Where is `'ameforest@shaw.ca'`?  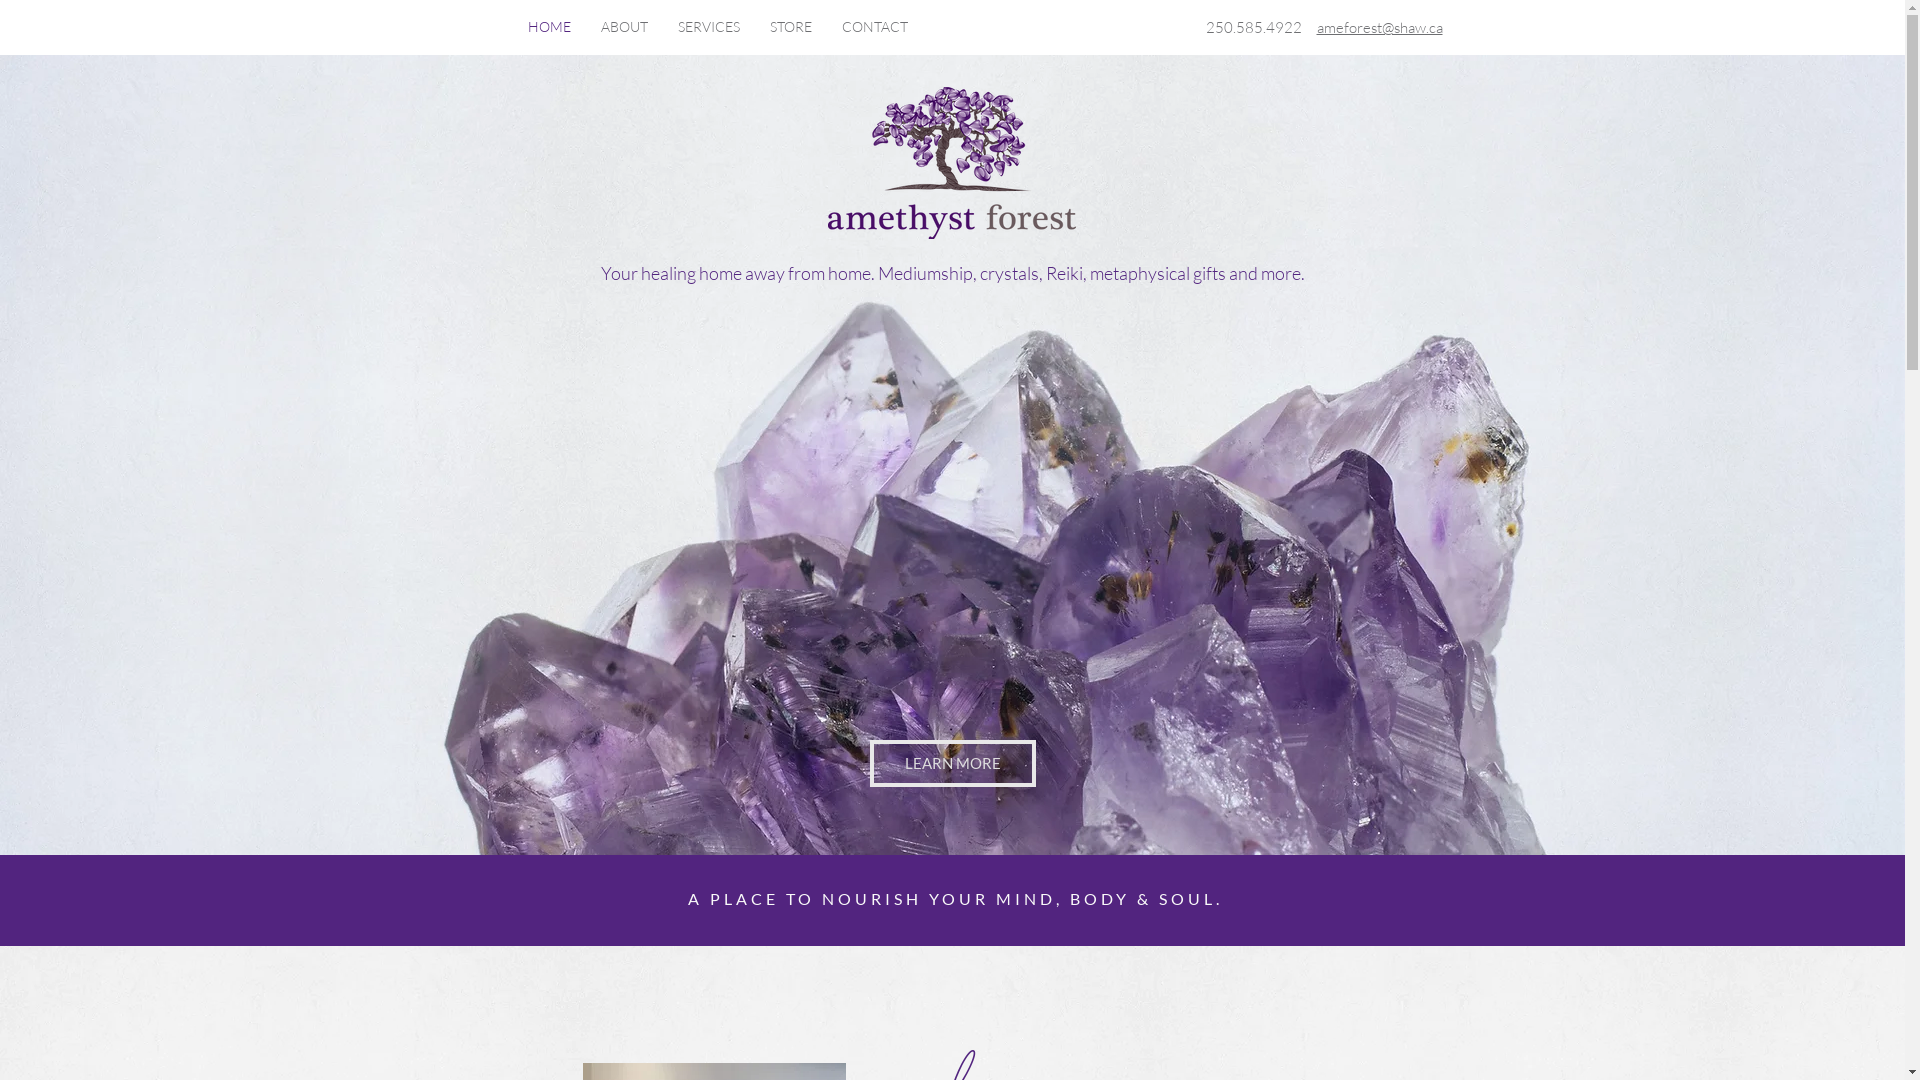 'ameforest@shaw.ca' is located at coordinates (1377, 27).